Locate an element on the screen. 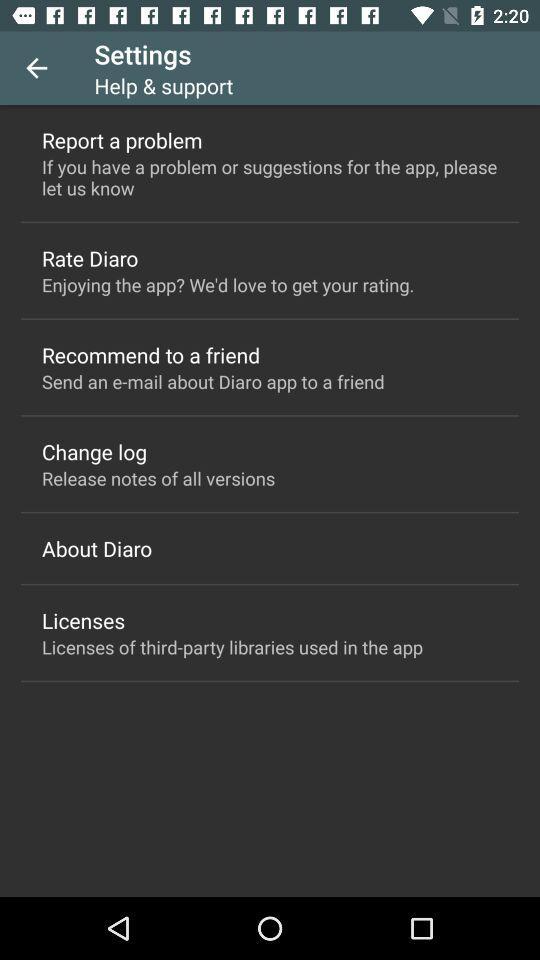  icon below licenses item is located at coordinates (231, 646).